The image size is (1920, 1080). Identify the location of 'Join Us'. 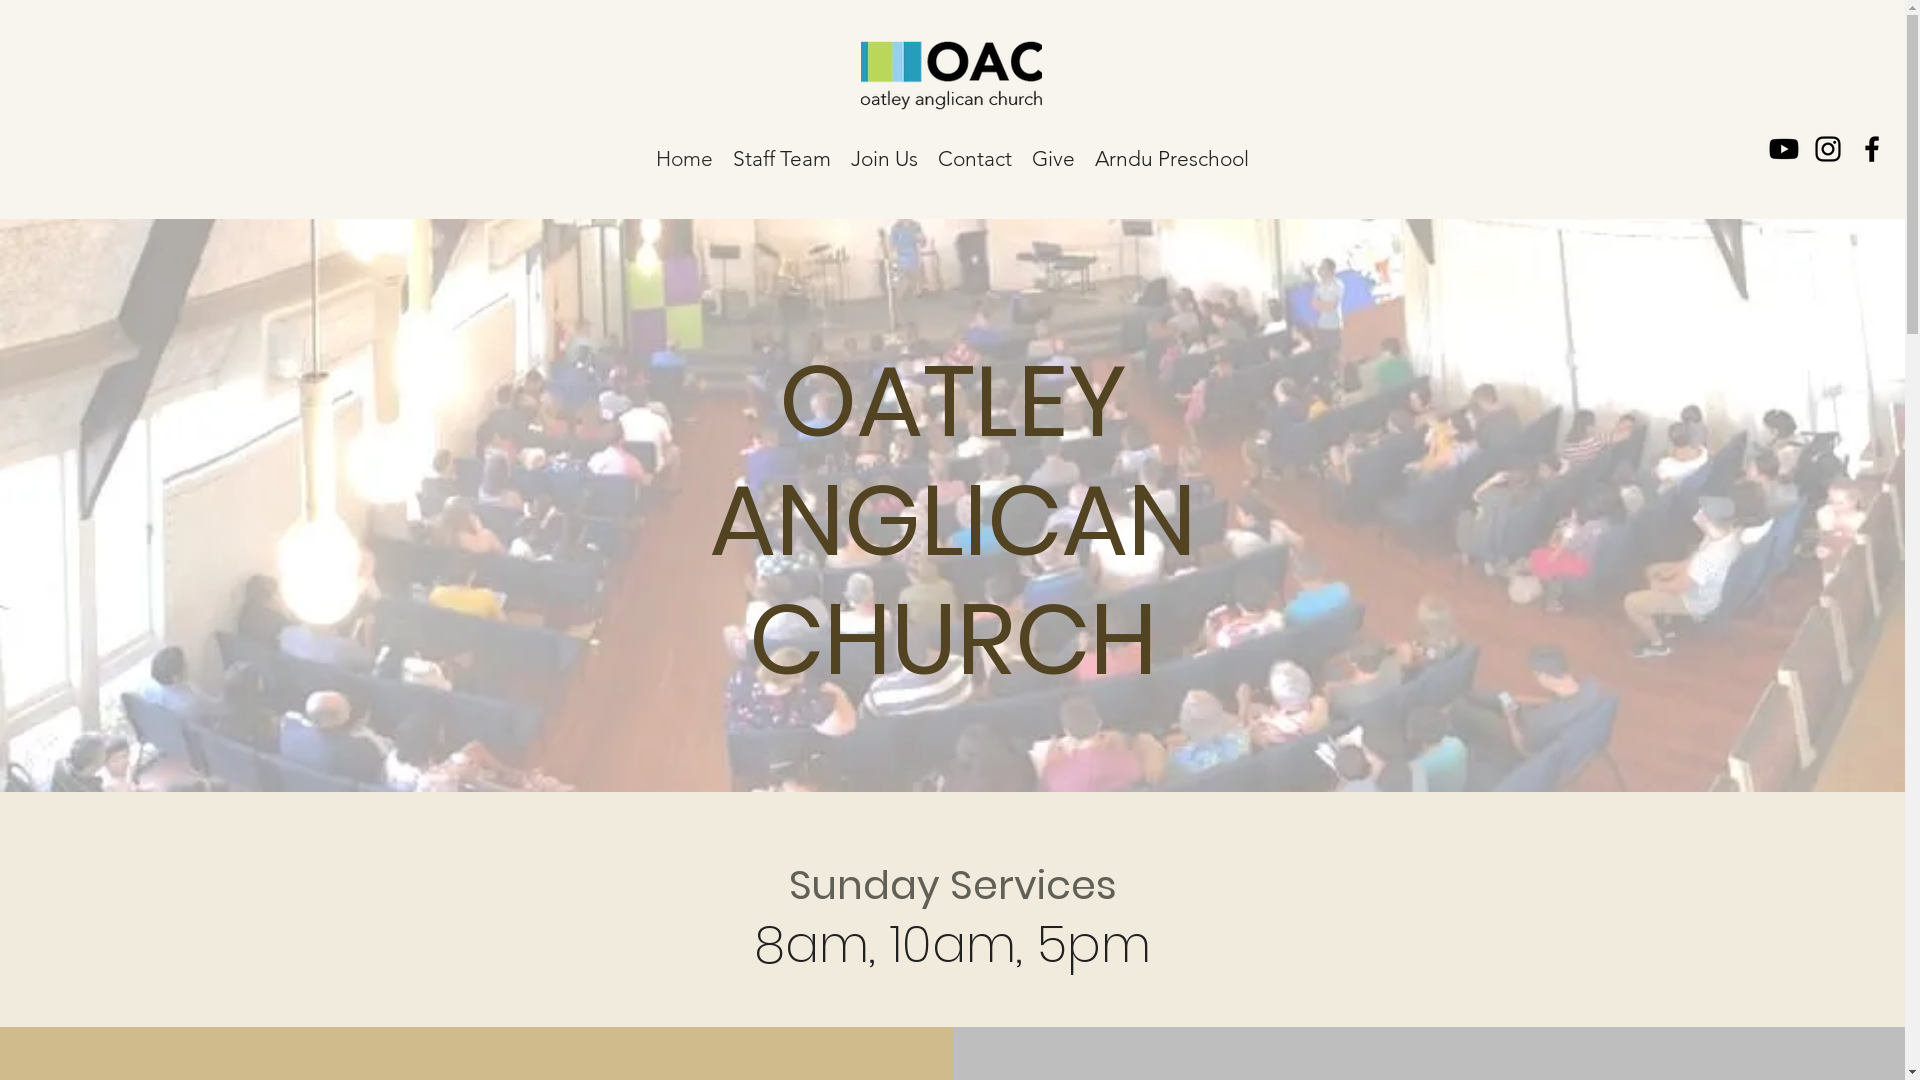
(883, 153).